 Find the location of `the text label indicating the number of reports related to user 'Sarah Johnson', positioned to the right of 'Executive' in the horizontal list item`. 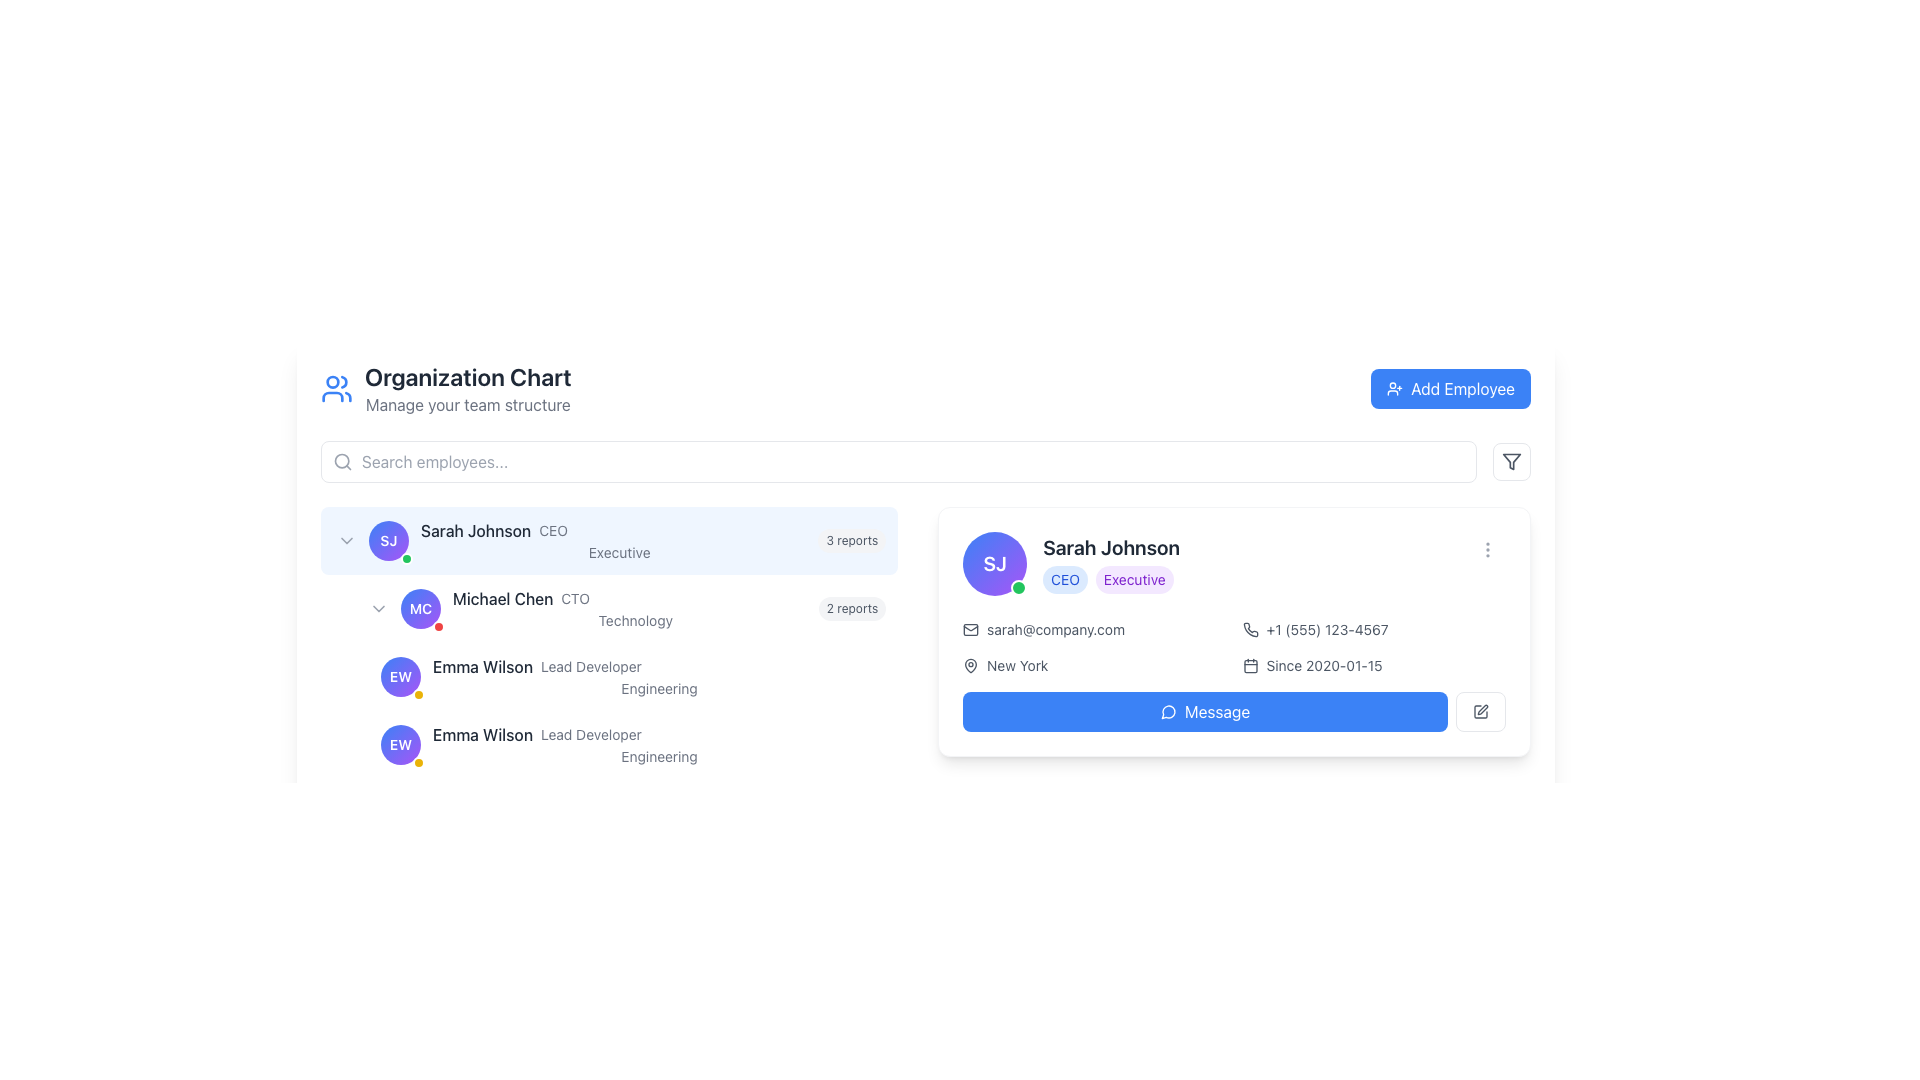

the text label indicating the number of reports related to user 'Sarah Johnson', positioned to the right of 'Executive' in the horizontal list item is located at coordinates (852, 540).